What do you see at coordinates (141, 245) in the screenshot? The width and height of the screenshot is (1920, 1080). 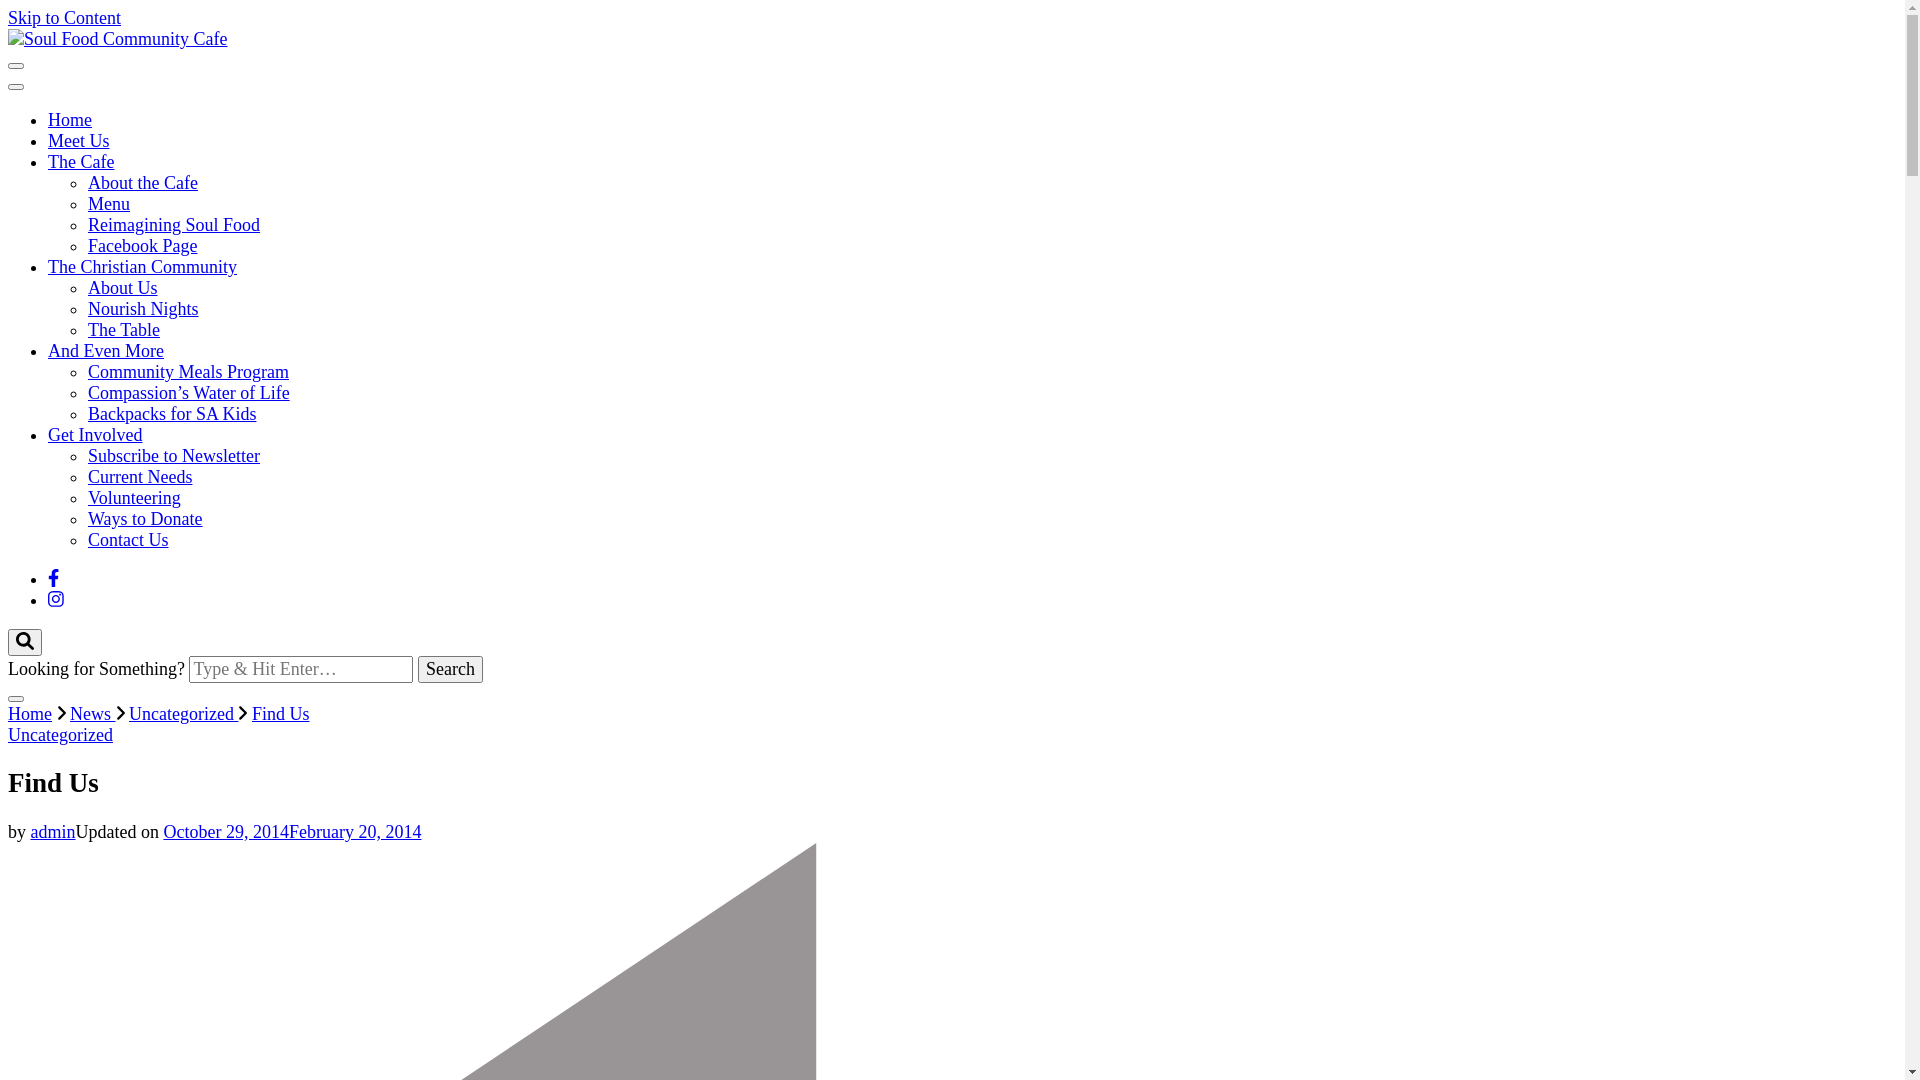 I see `'Facebook Page'` at bounding box center [141, 245].